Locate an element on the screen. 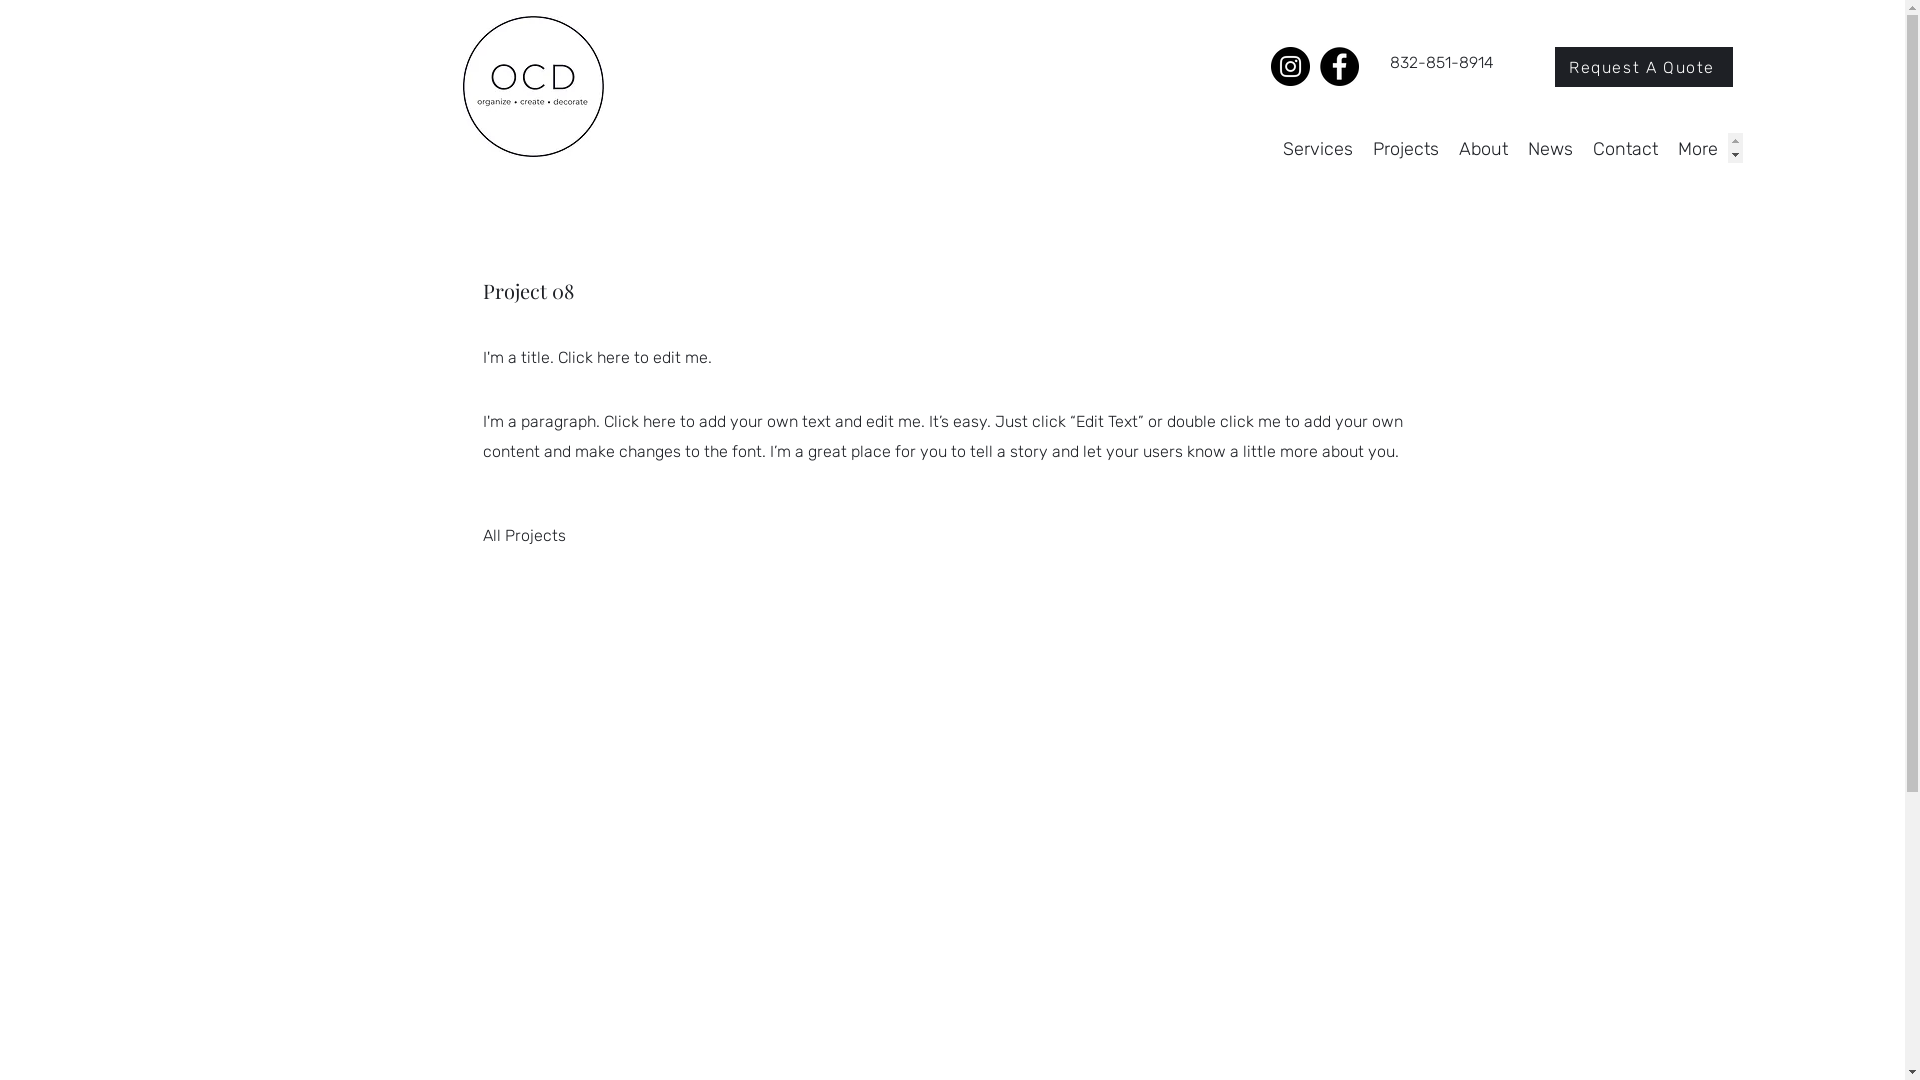 Image resolution: width=1920 pixels, height=1080 pixels. 'News' is located at coordinates (1549, 146).